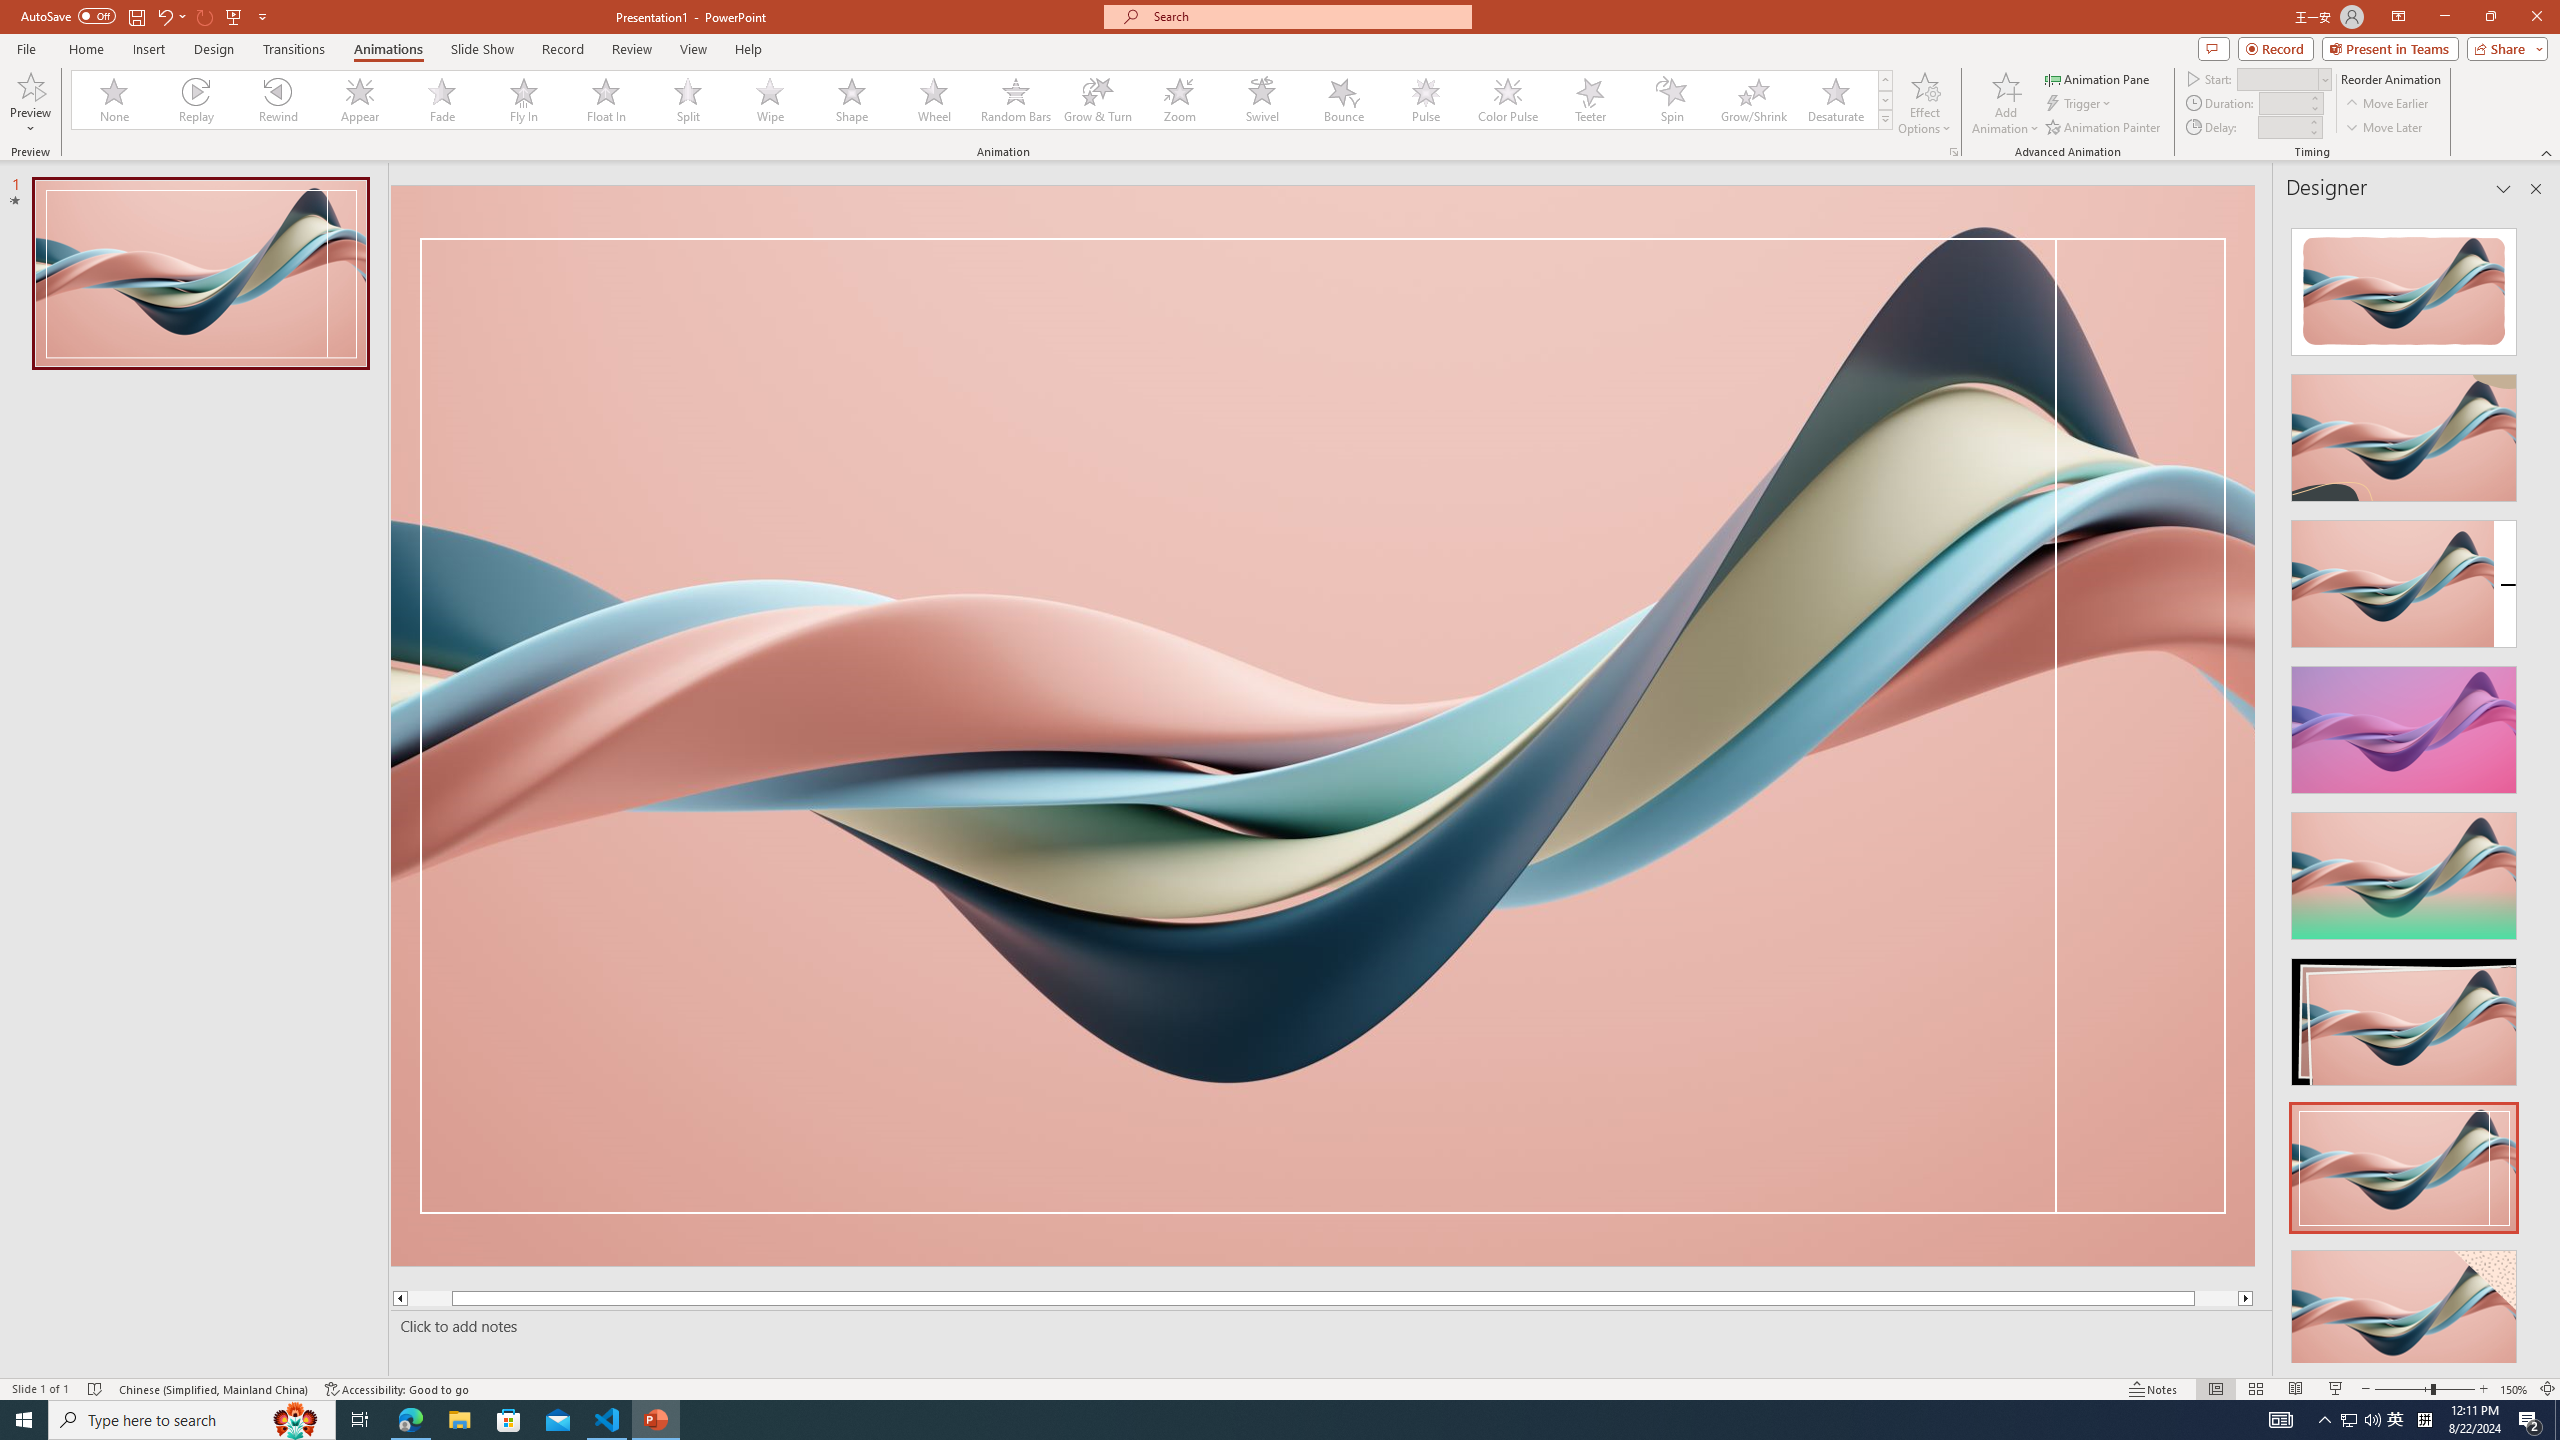 The height and width of the screenshot is (1440, 2560). What do you see at coordinates (770, 99) in the screenshot?
I see `'Wipe'` at bounding box center [770, 99].